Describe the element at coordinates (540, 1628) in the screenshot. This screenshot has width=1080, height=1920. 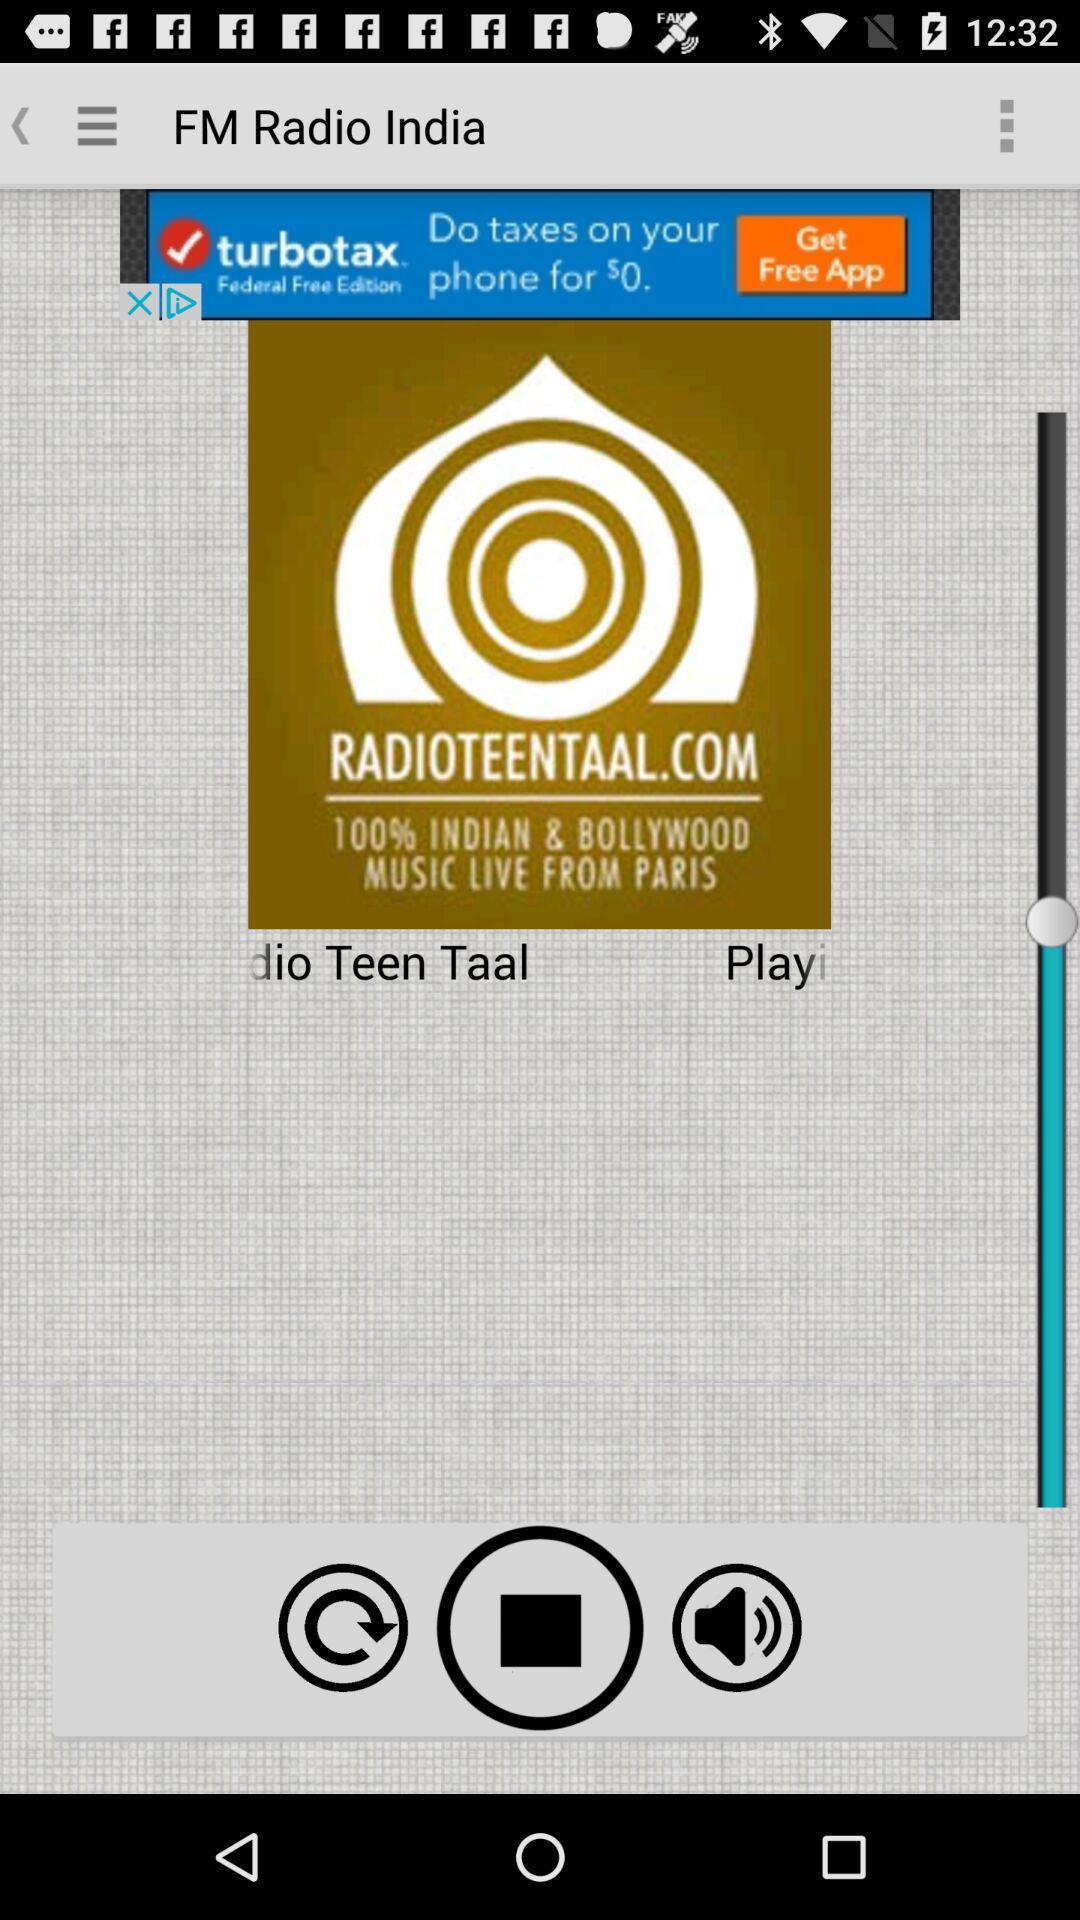
I see `stop` at that location.